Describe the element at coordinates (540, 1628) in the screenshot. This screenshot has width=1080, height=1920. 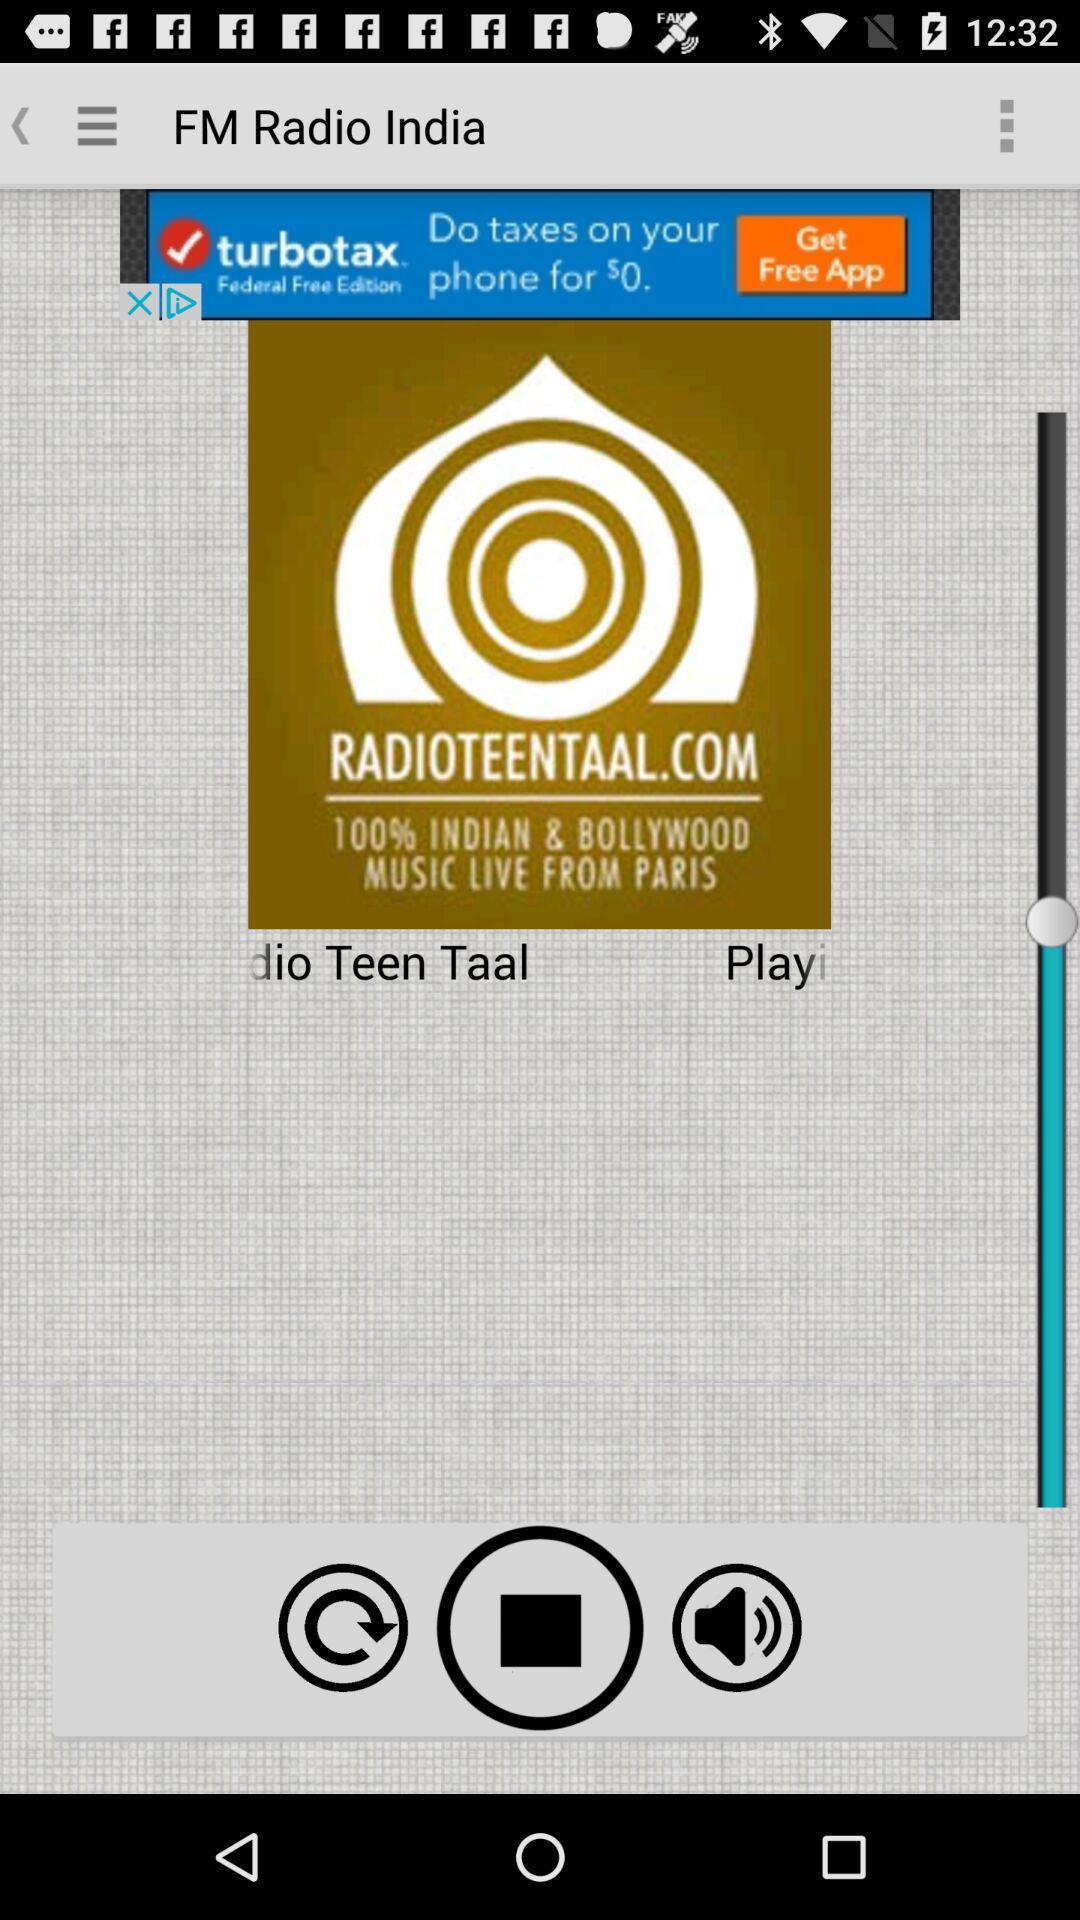
I see `stop` at that location.